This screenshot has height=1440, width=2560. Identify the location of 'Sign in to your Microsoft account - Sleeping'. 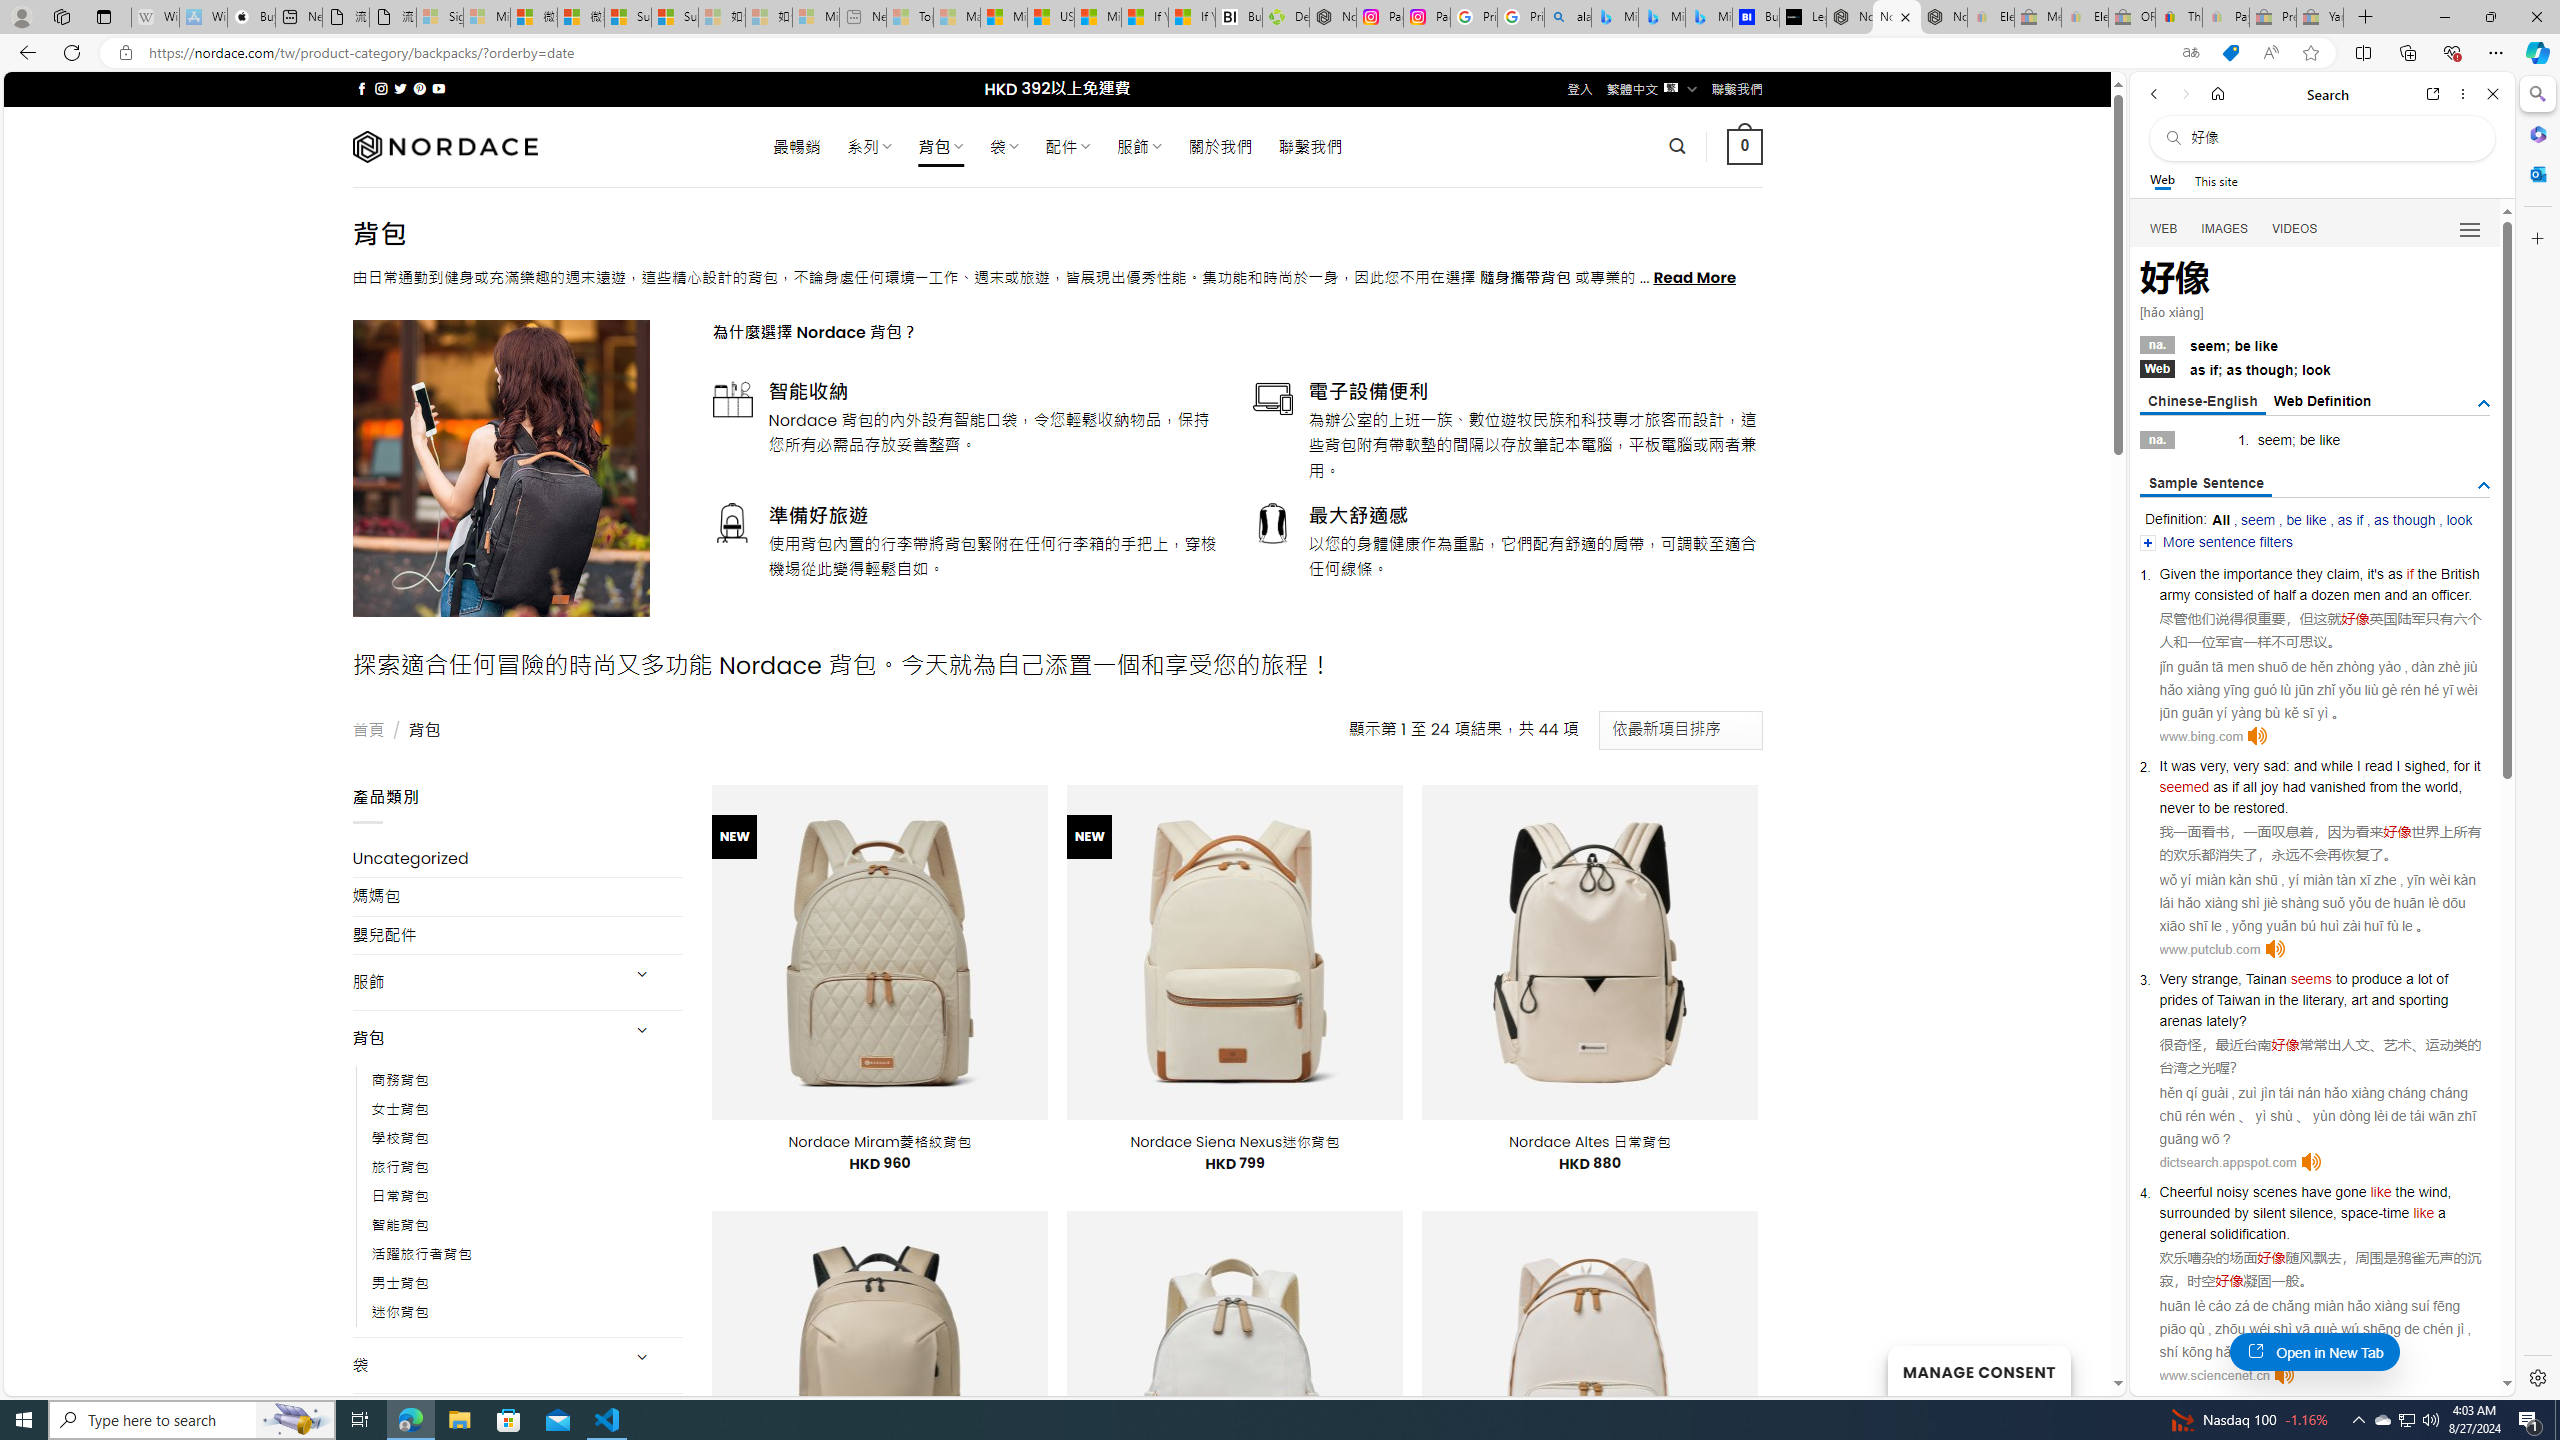
(439, 16).